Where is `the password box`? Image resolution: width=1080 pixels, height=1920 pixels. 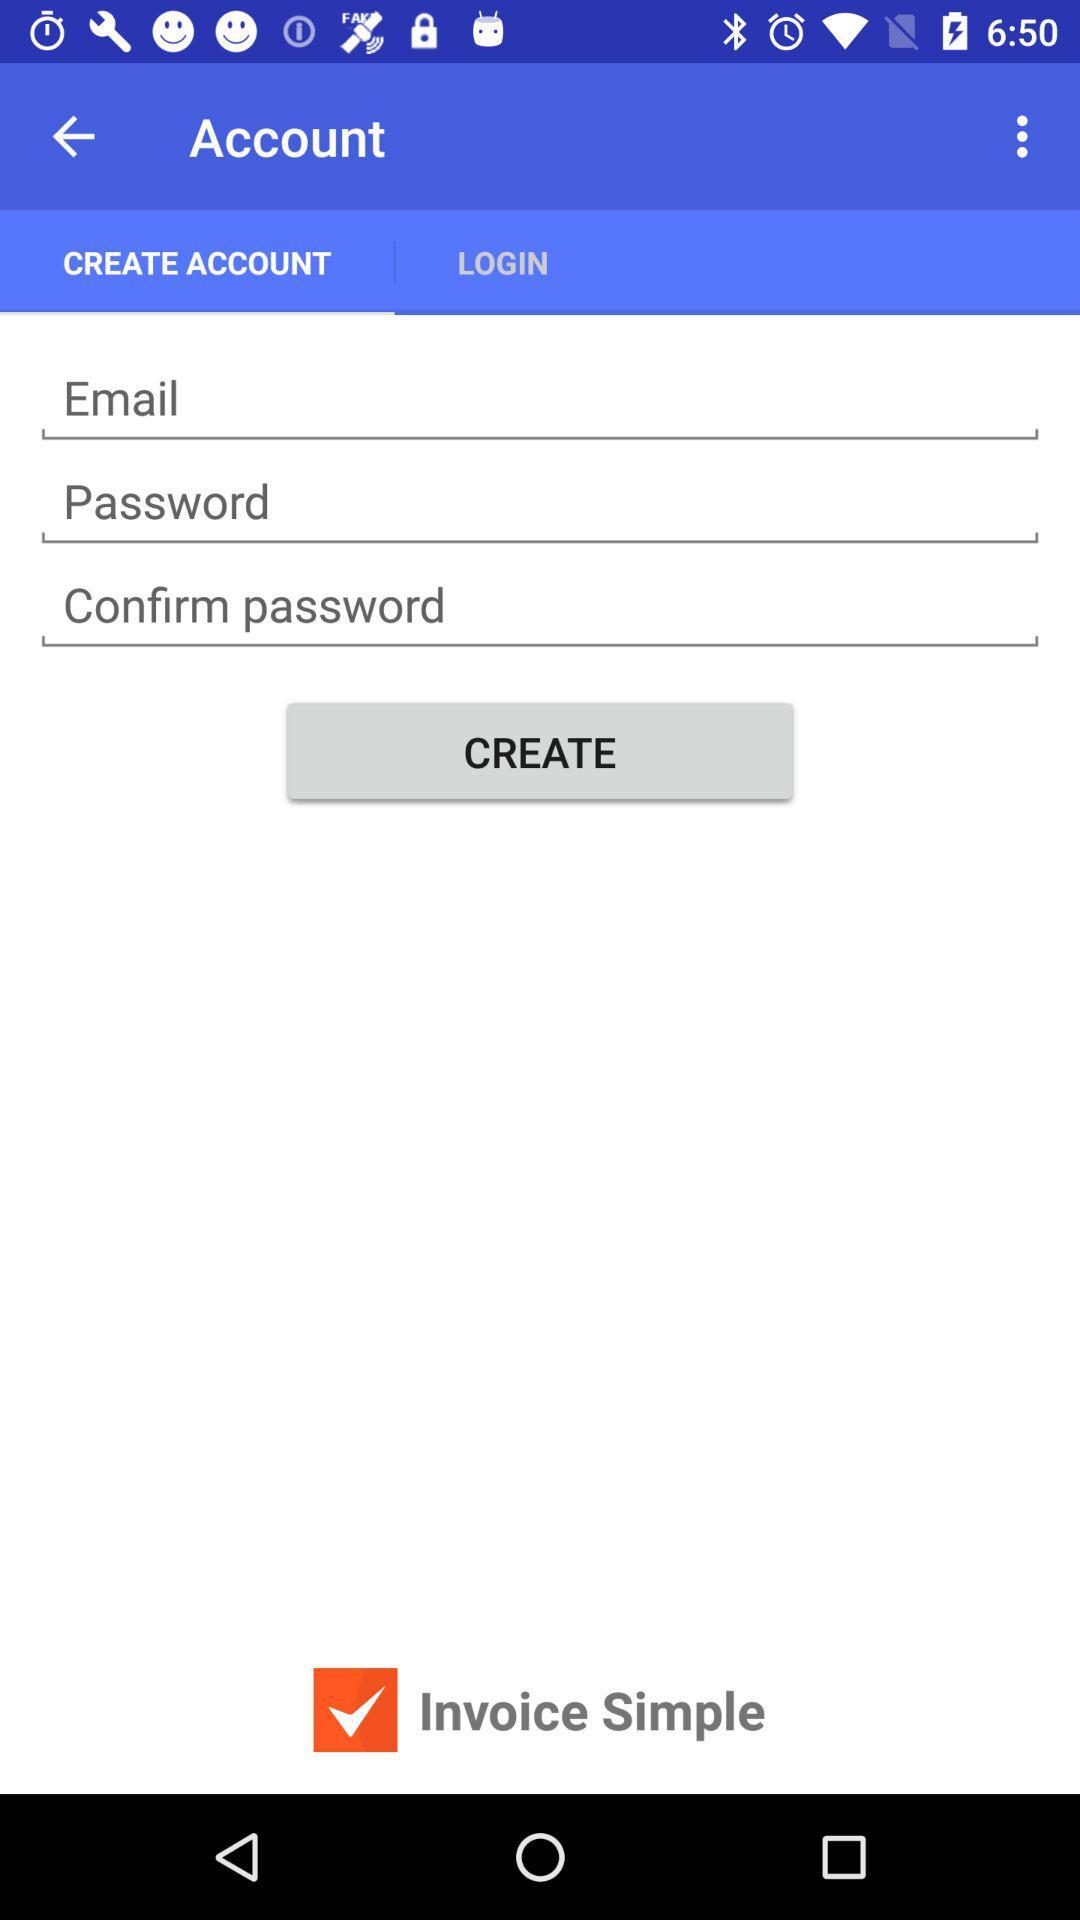
the password box is located at coordinates (540, 501).